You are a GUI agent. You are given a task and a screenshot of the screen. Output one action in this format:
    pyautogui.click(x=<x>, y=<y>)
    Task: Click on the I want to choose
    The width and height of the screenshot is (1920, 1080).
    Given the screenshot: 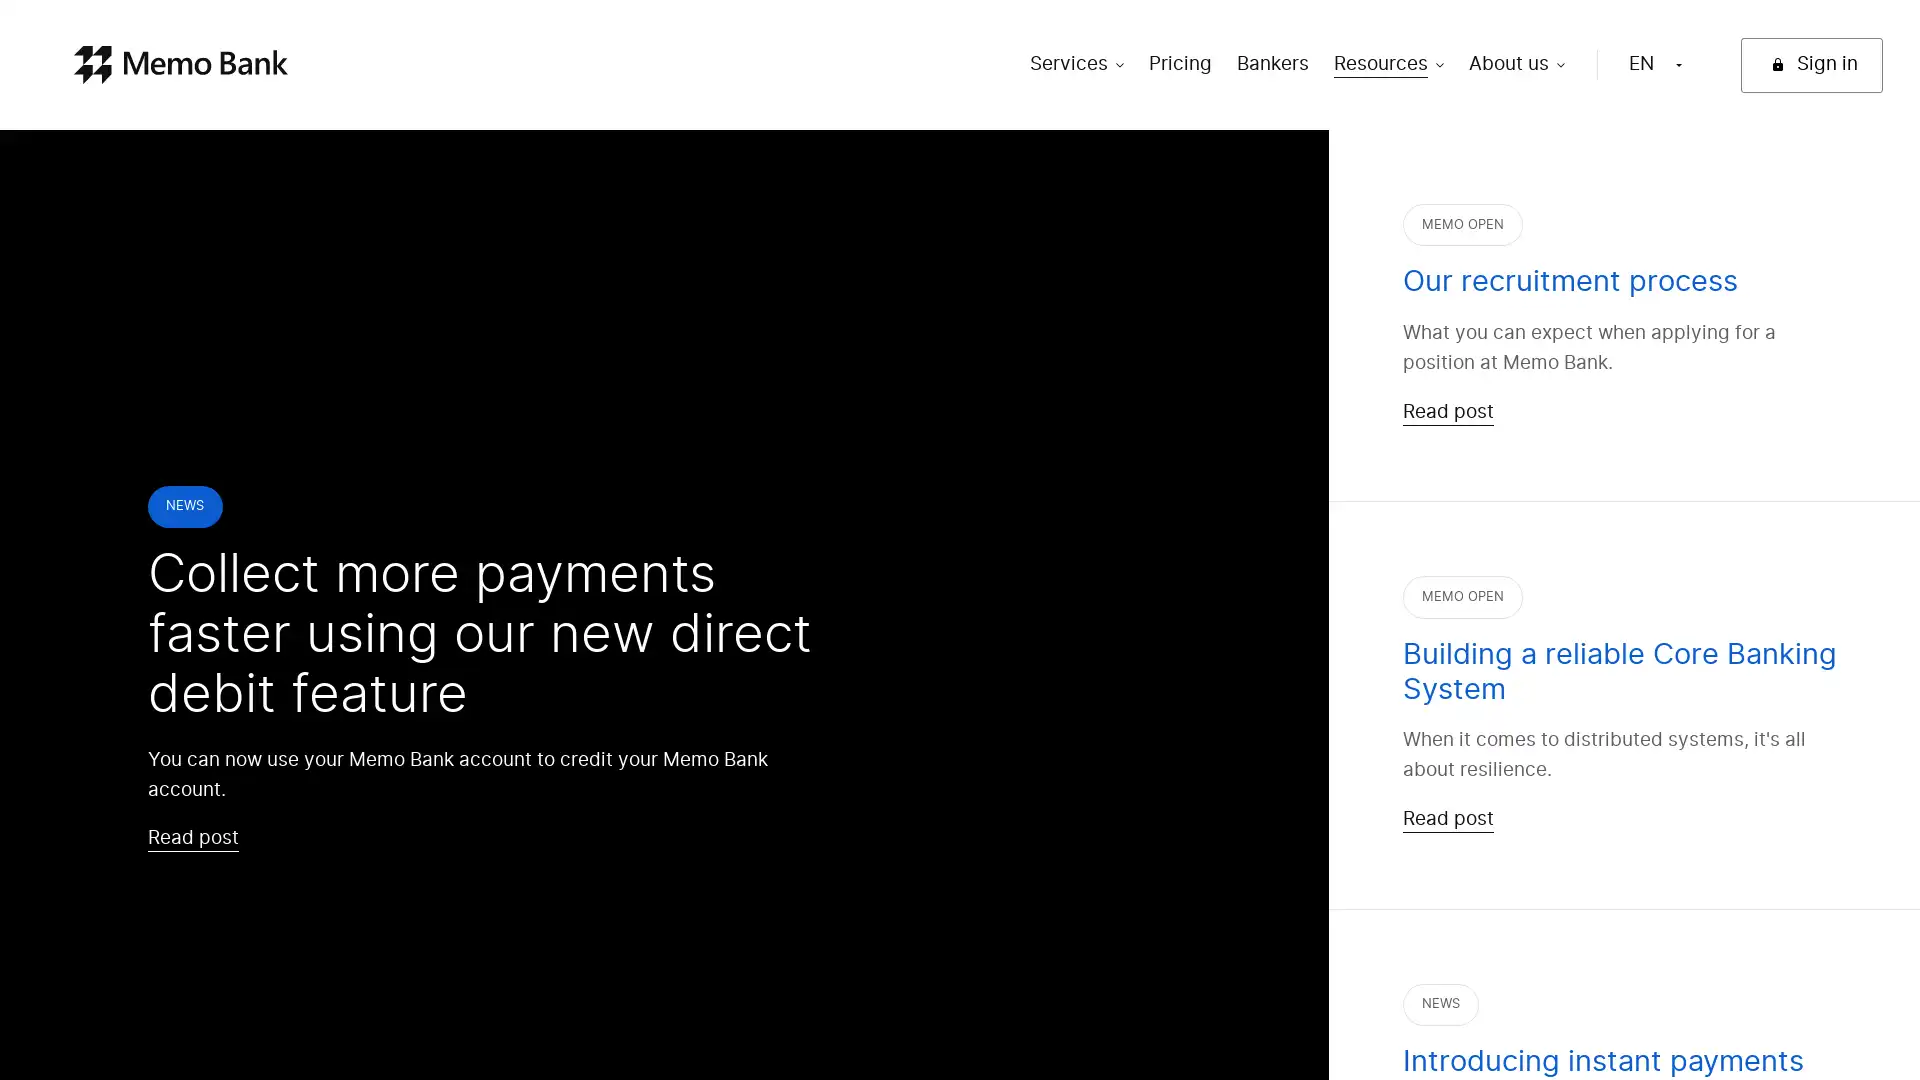 What is the action you would take?
    pyautogui.click(x=123, y=978)
    